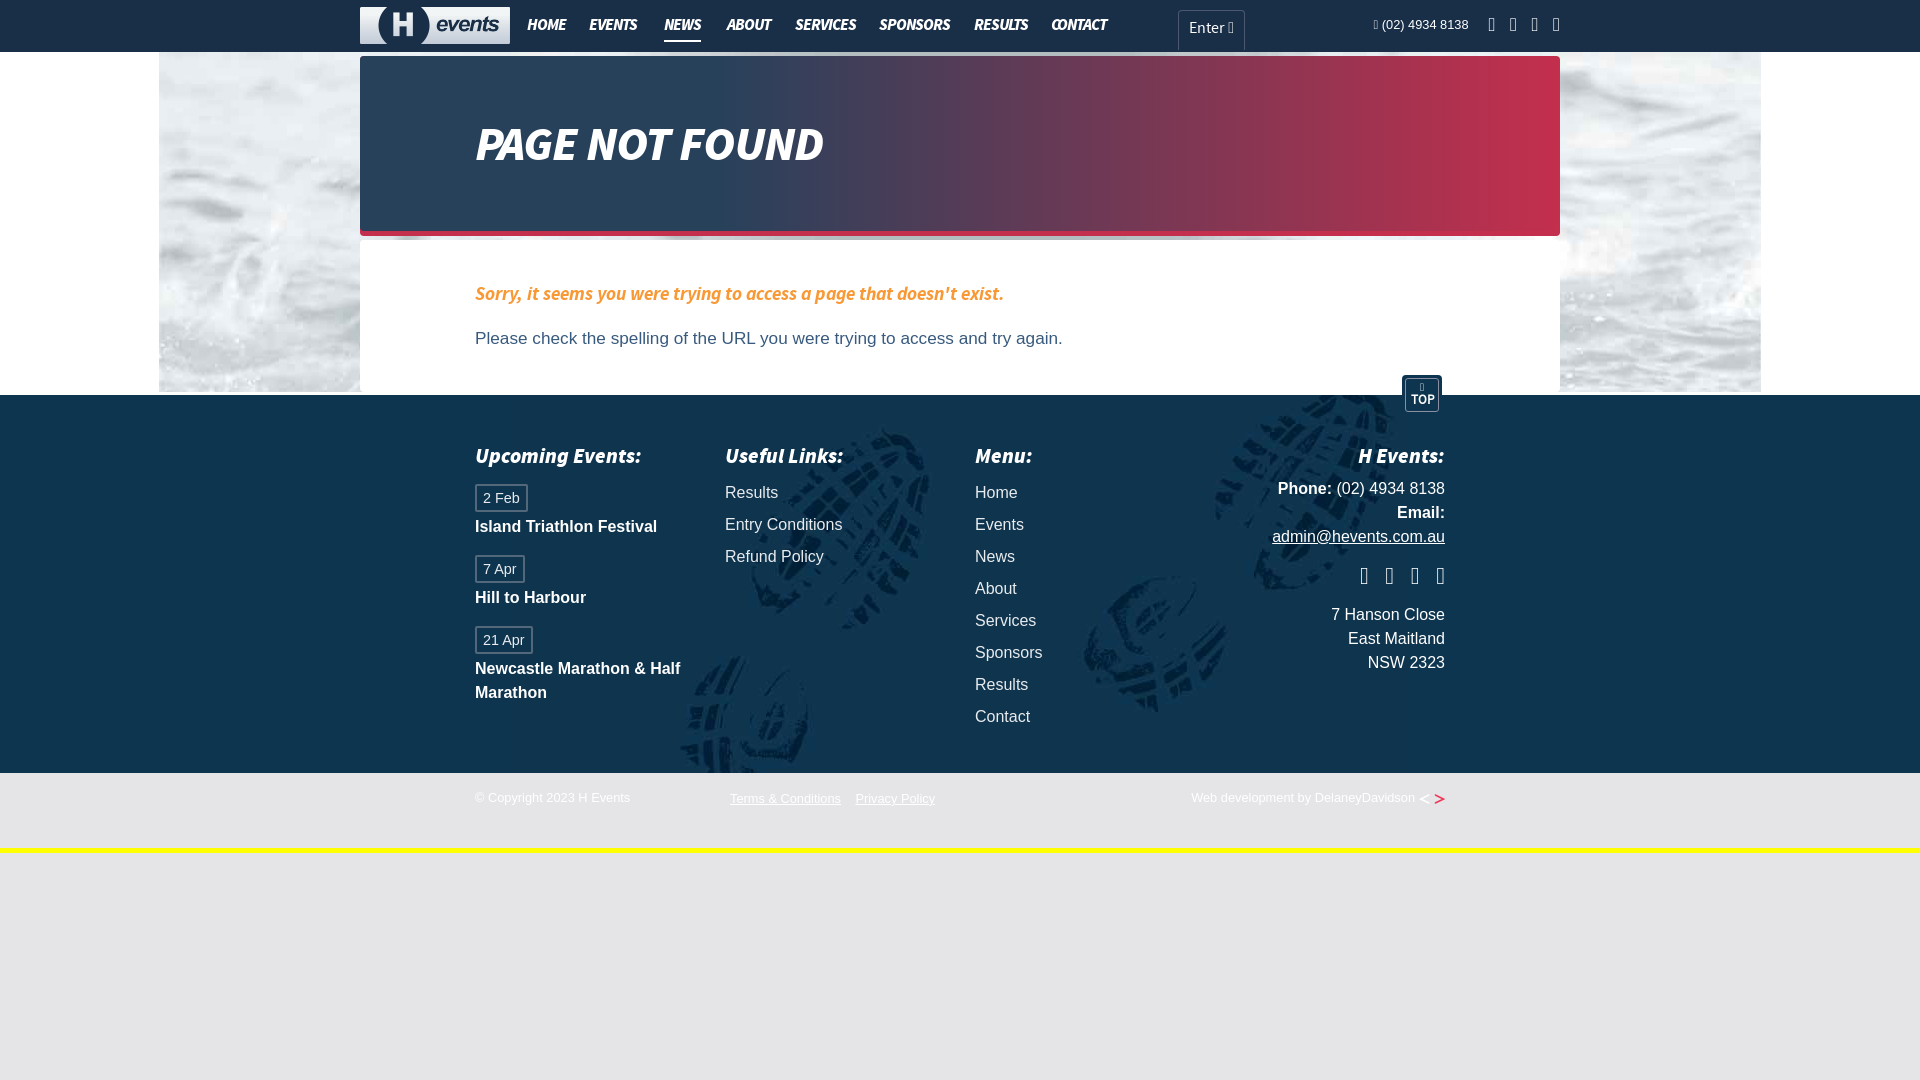  What do you see at coordinates (835, 556) in the screenshot?
I see `'Refund Policy'` at bounding box center [835, 556].